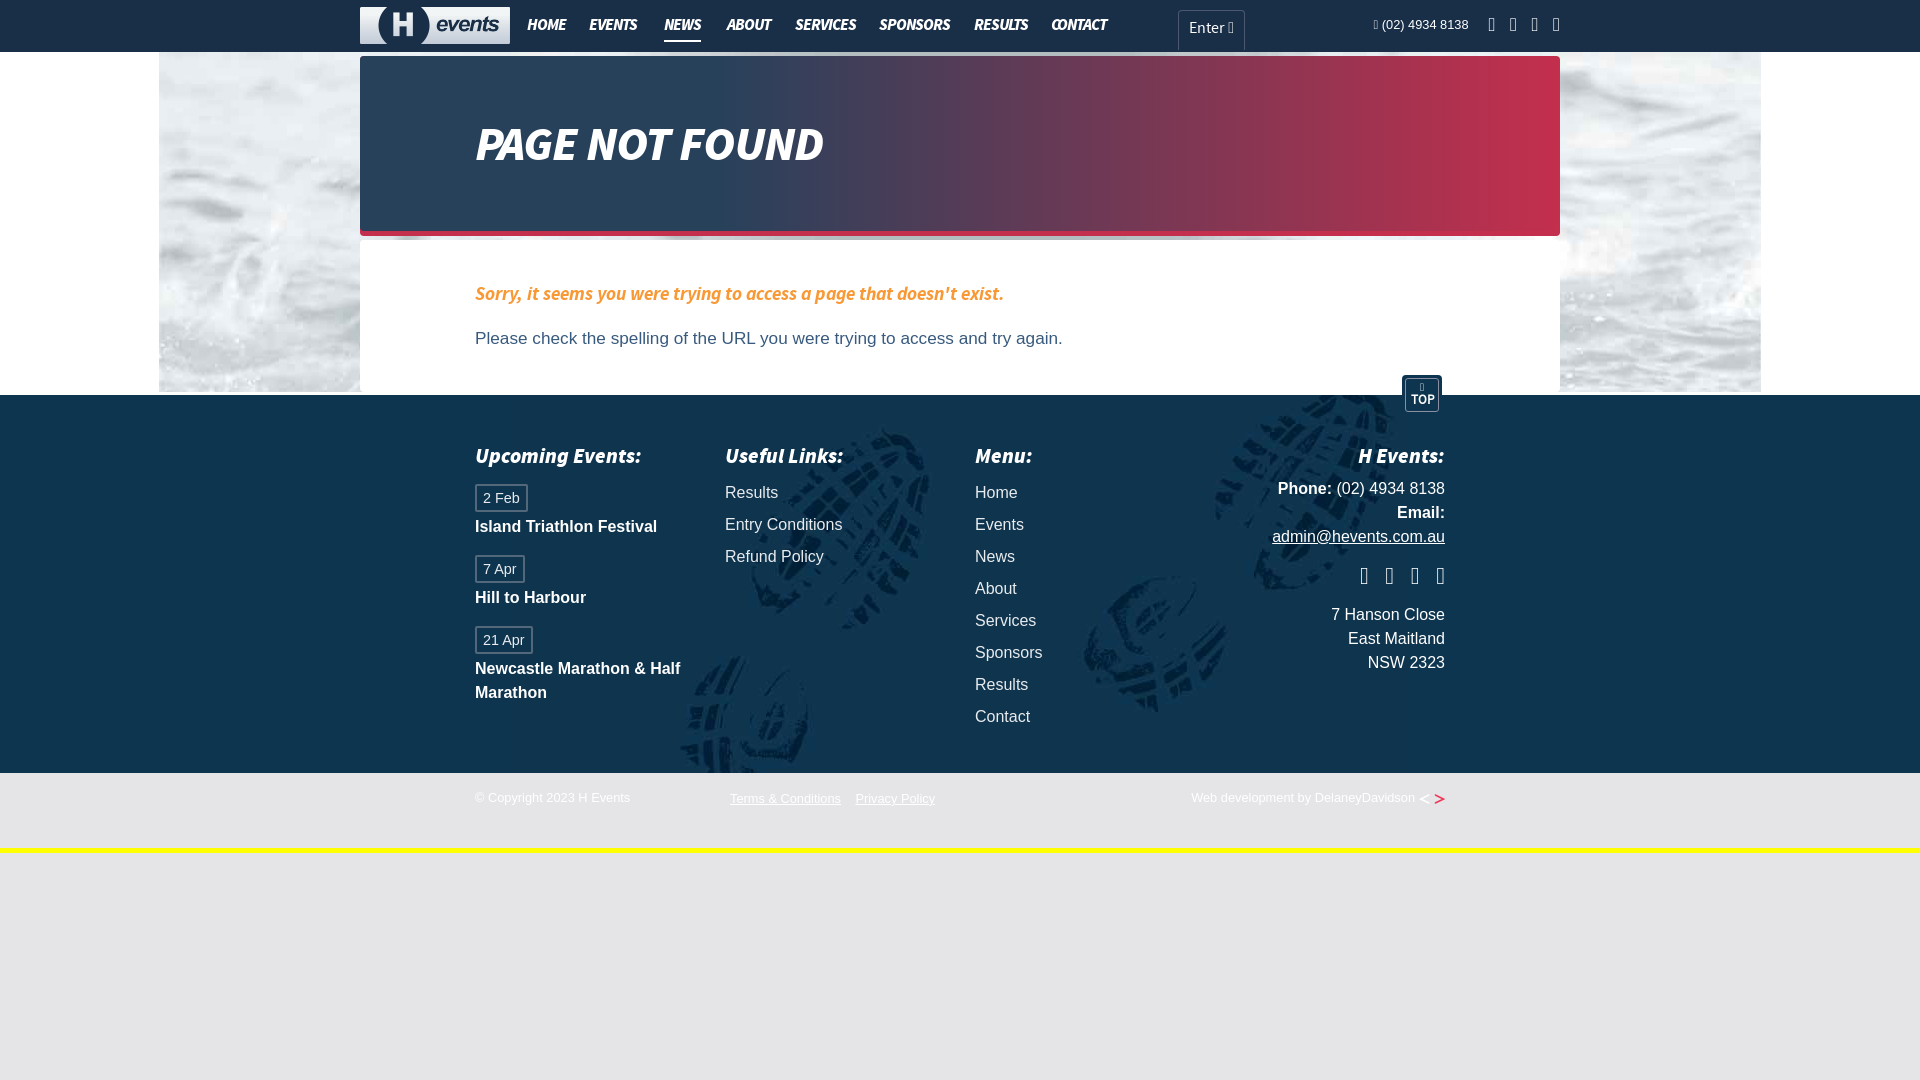  What do you see at coordinates (835, 556) in the screenshot?
I see `'Refund Policy'` at bounding box center [835, 556].